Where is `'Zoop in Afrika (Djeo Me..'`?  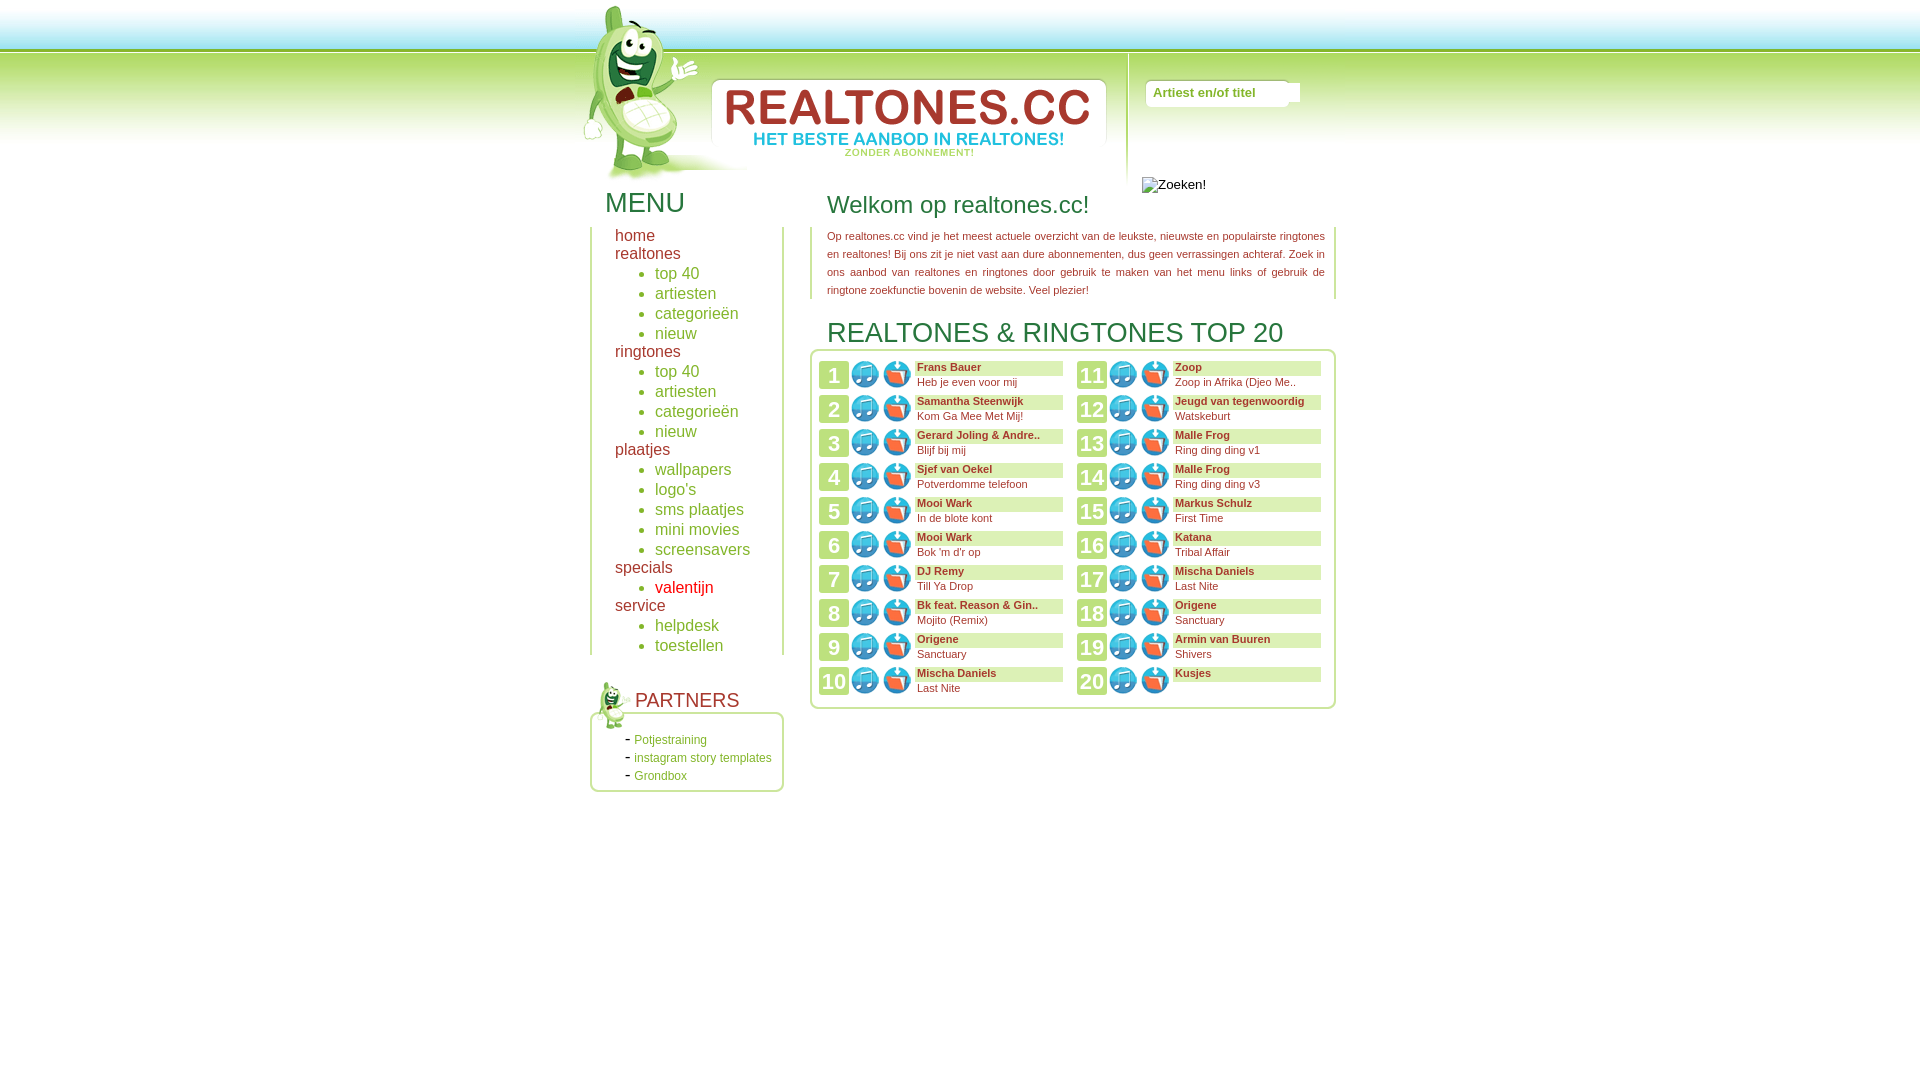 'Zoop in Afrika (Djeo Me..' is located at coordinates (1234, 381).